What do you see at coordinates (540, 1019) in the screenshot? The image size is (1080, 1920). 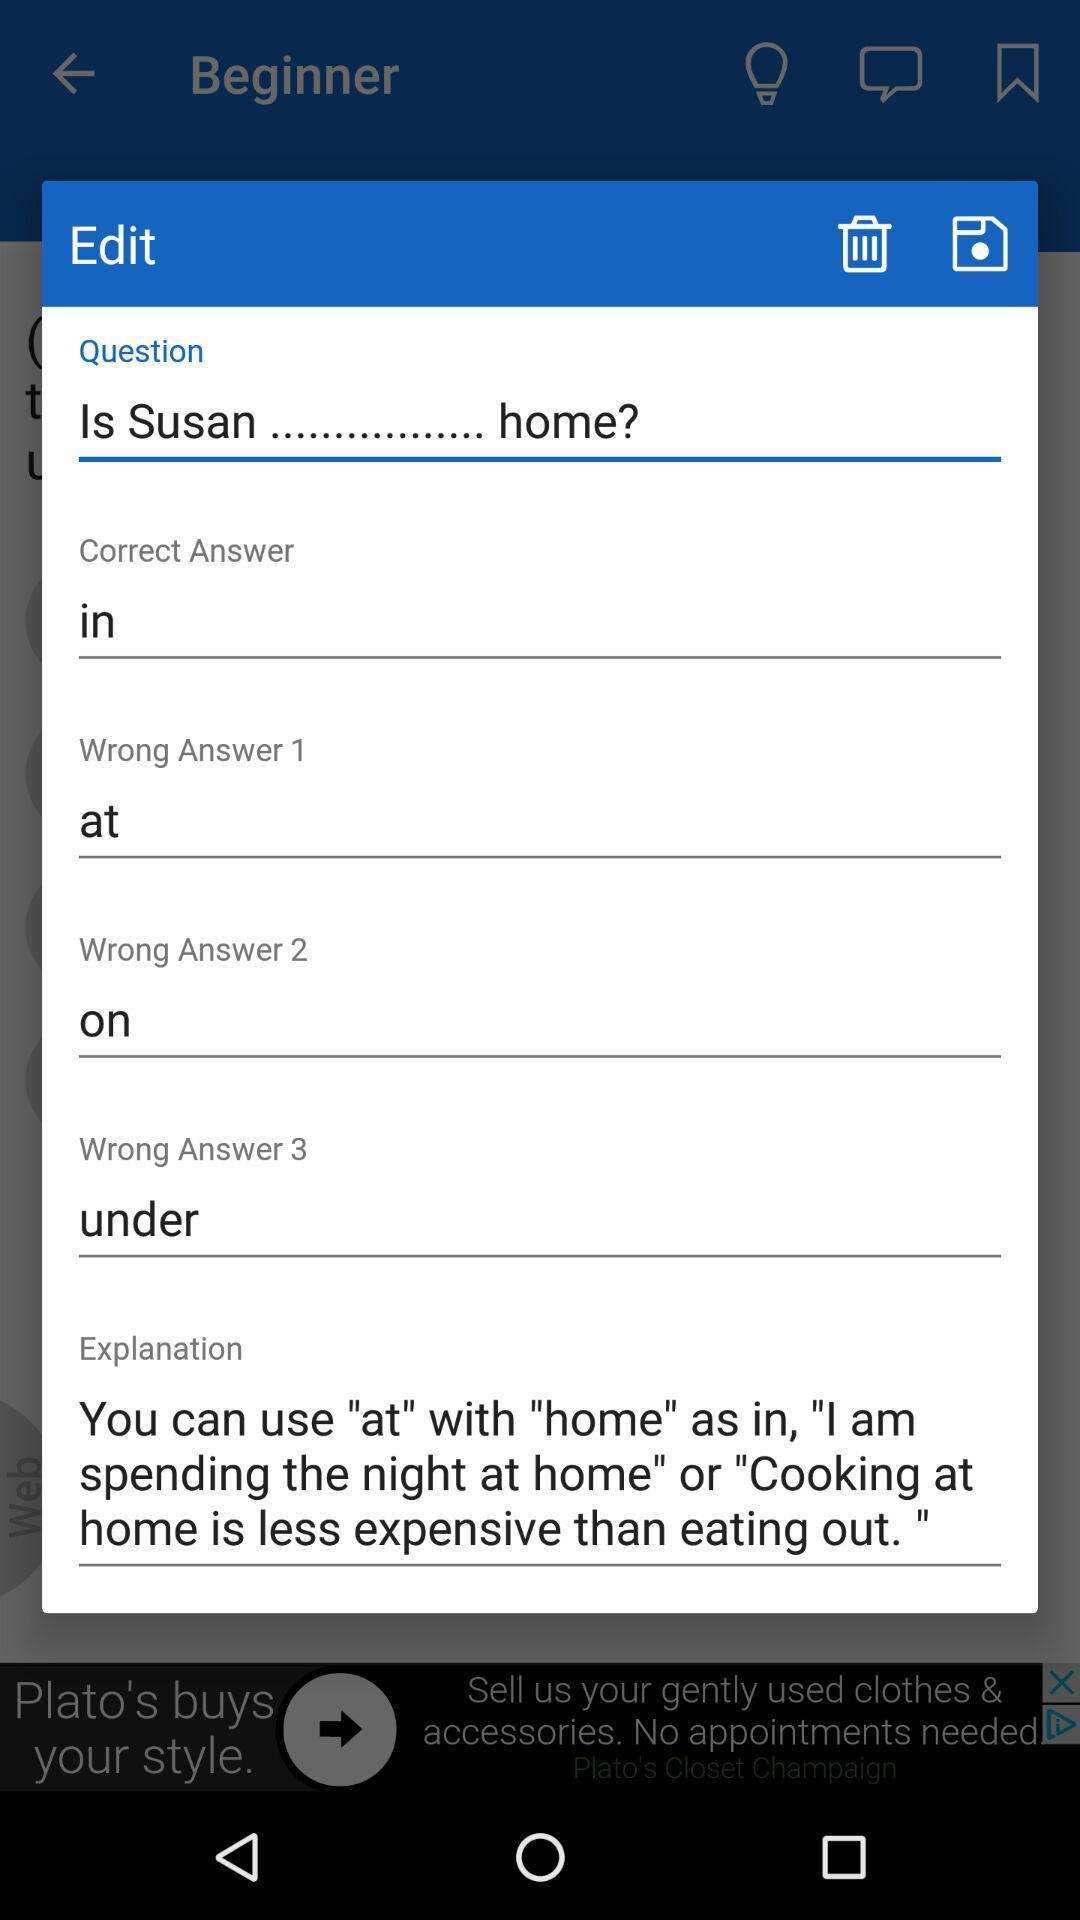 I see `item below the at item` at bounding box center [540, 1019].